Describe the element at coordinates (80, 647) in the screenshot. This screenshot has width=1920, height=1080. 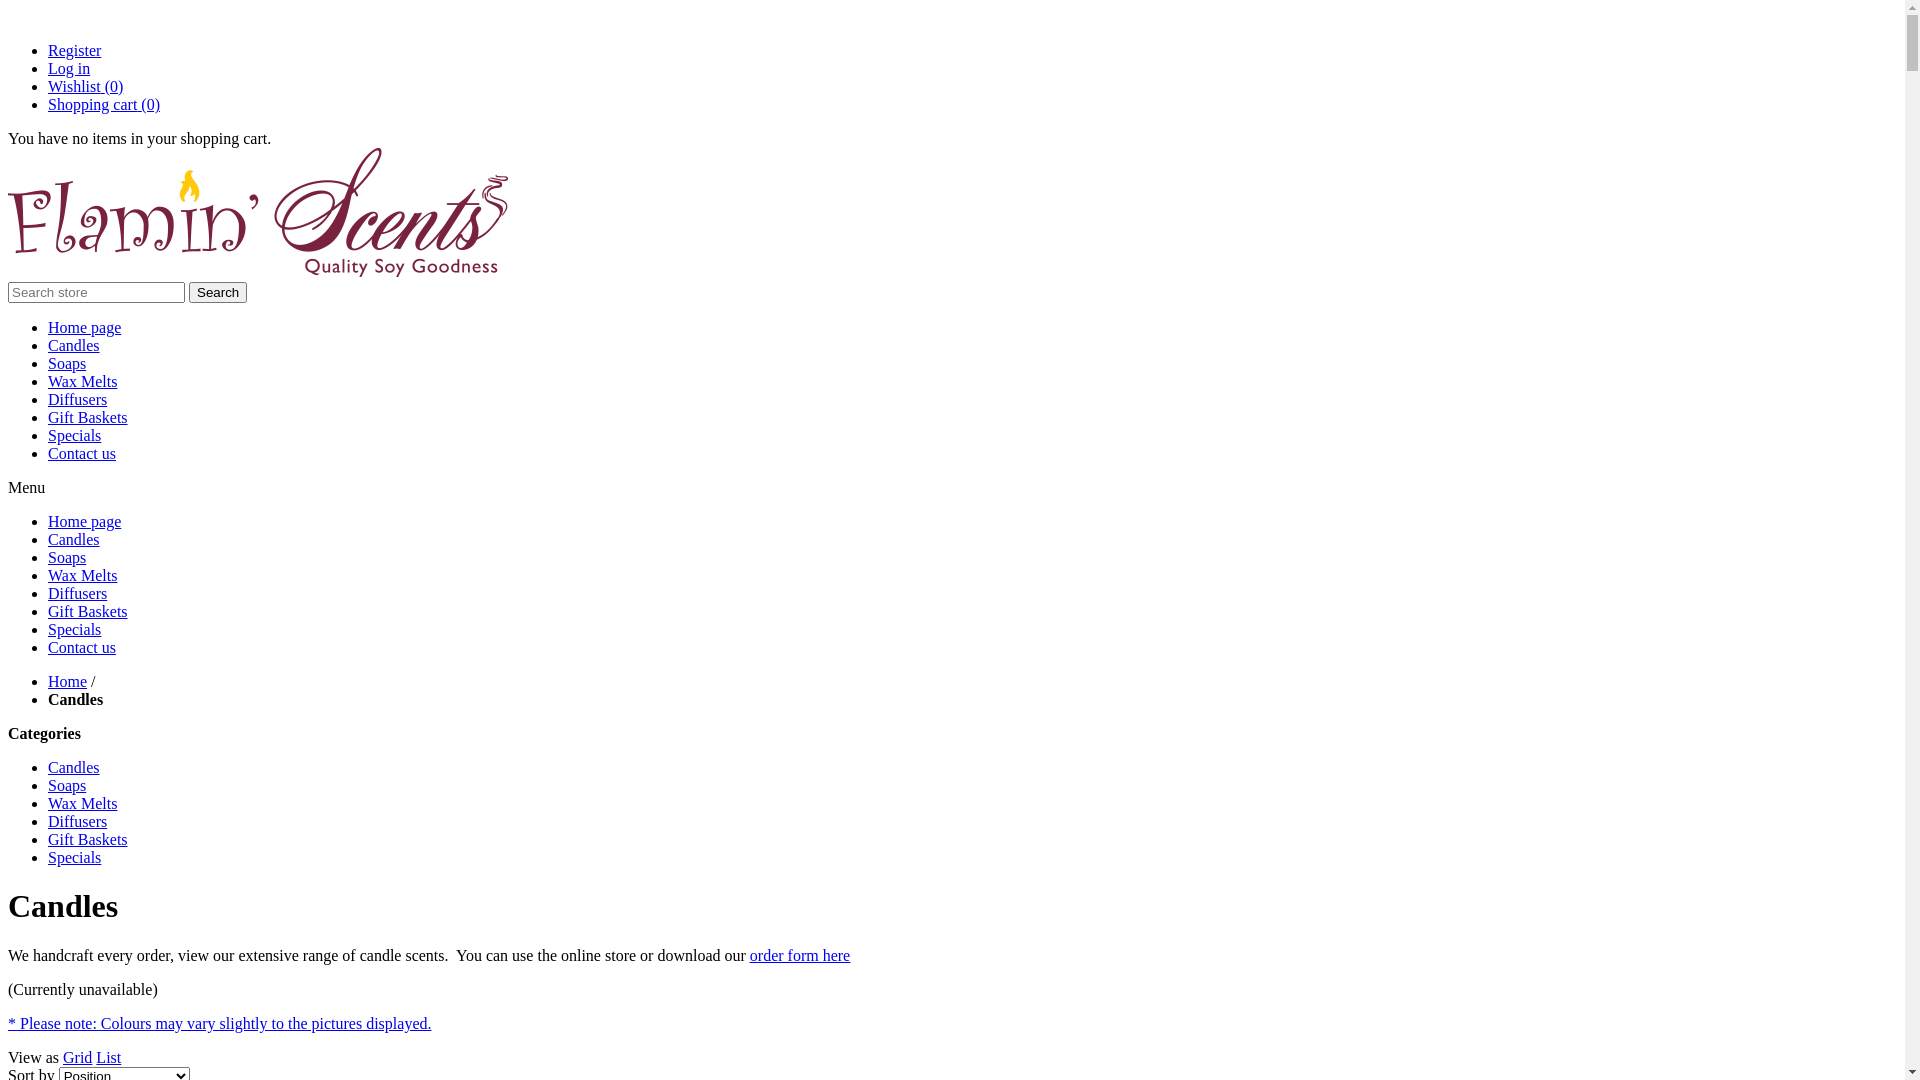
I see `'Contact us'` at that location.